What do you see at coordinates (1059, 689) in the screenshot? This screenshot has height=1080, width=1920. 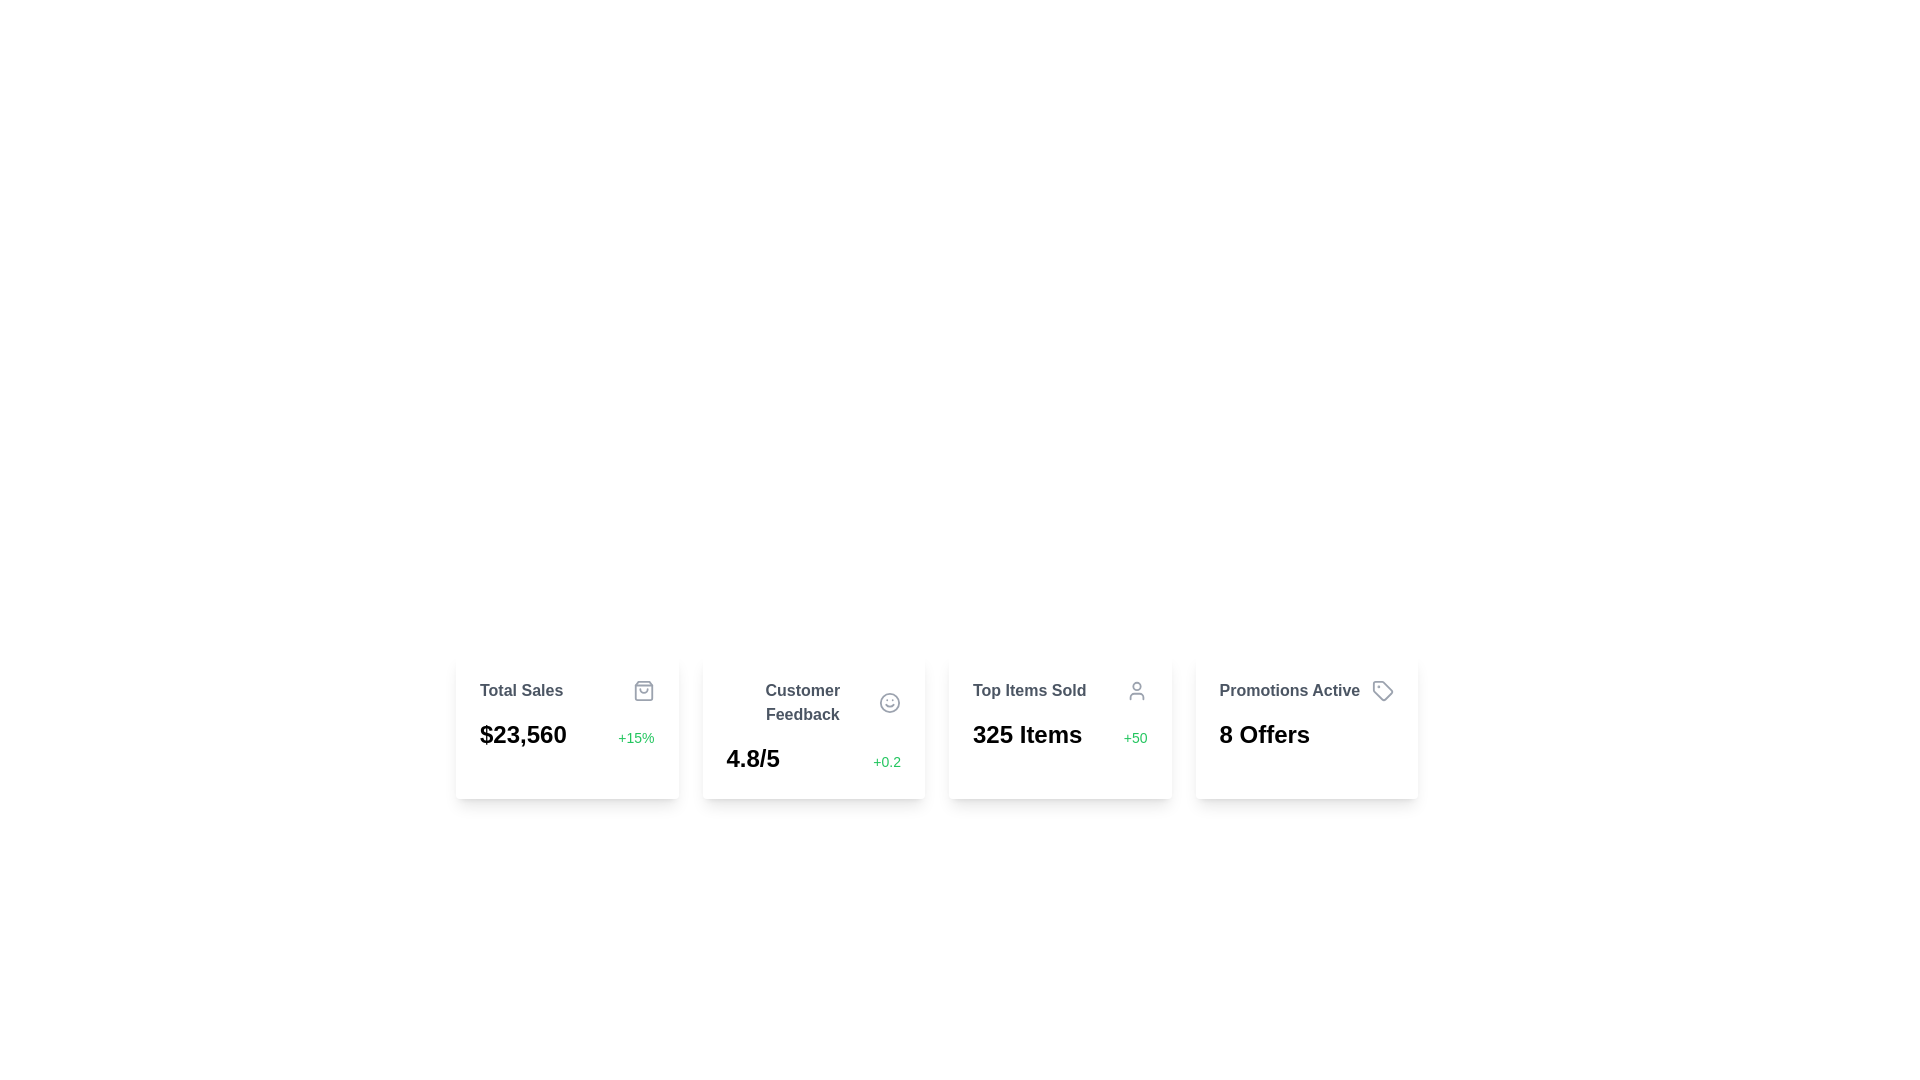 I see `the Card Header, which serves as the title for the card containing top items sold, positioned at the top of the card section` at bounding box center [1059, 689].